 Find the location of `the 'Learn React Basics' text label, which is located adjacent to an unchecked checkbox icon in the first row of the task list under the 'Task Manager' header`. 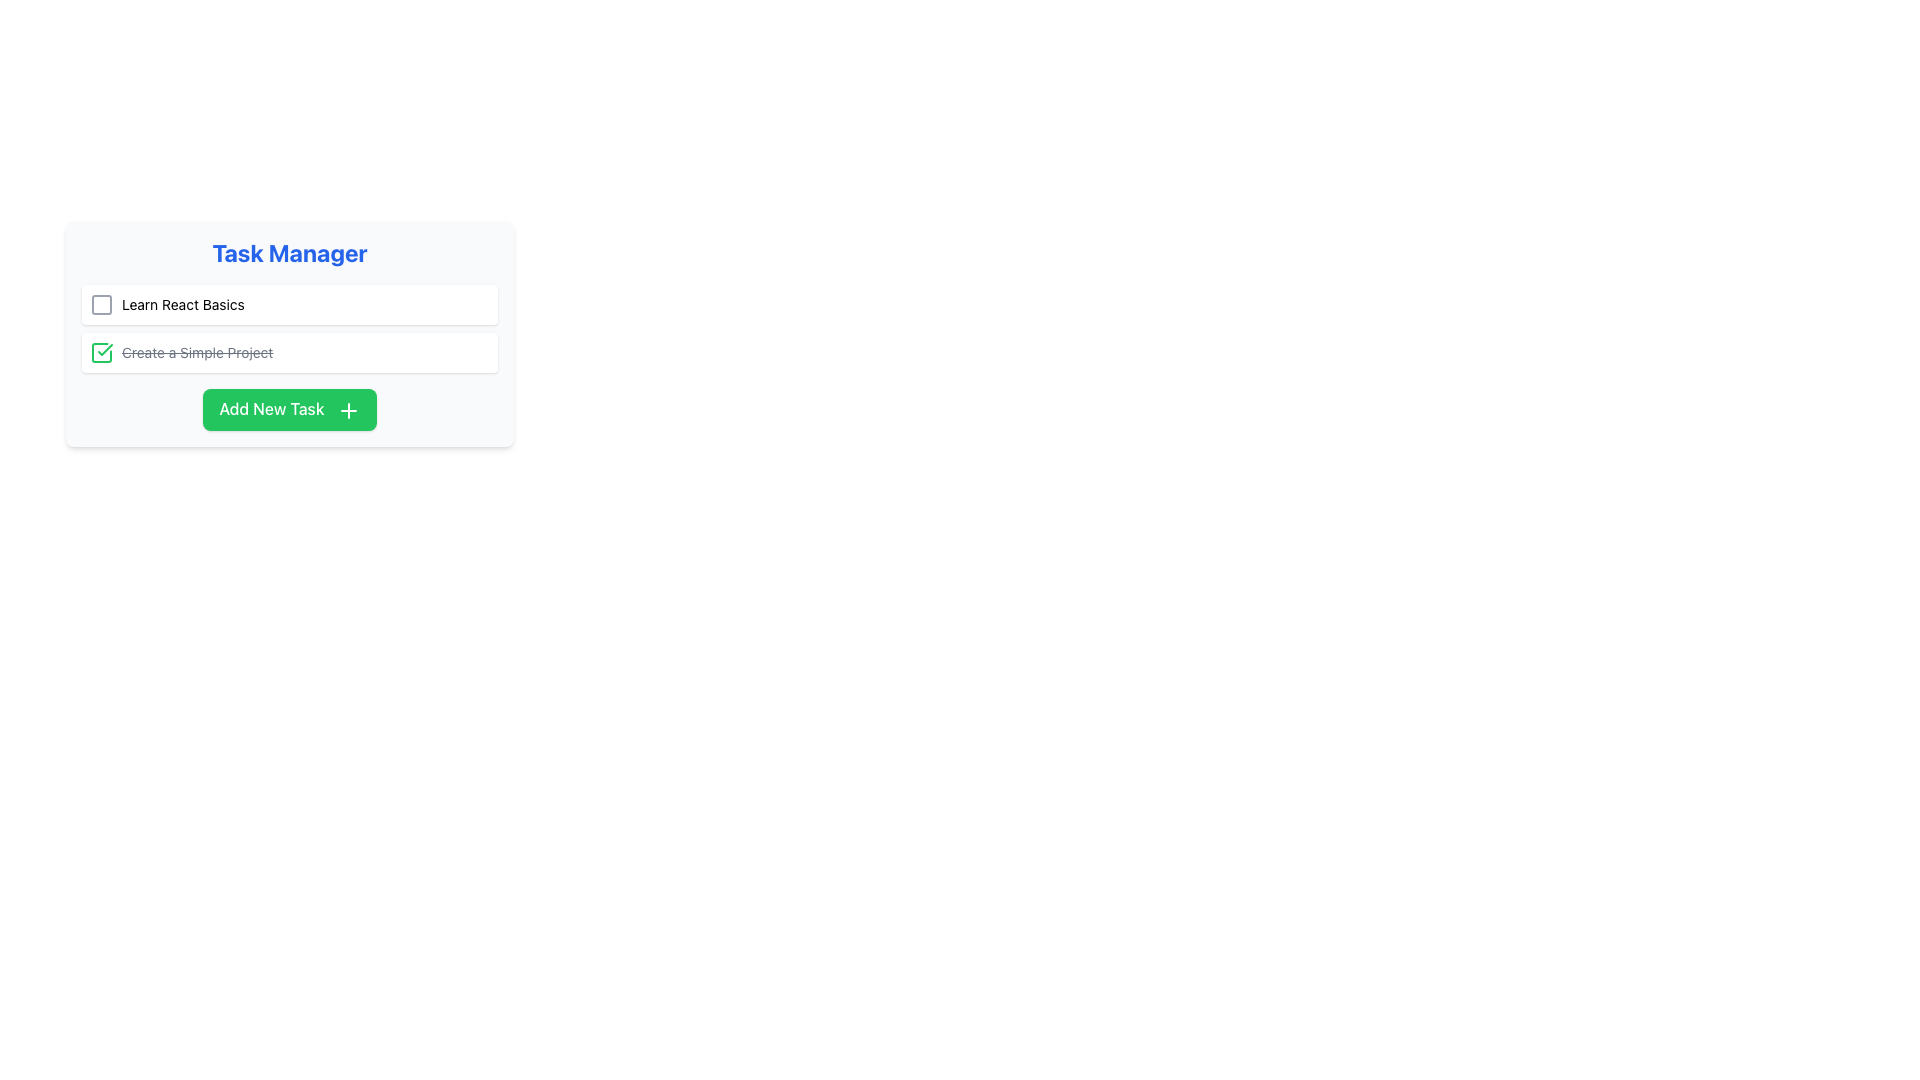

the 'Learn React Basics' text label, which is located adjacent to an unchecked checkbox icon in the first row of the task list under the 'Task Manager' header is located at coordinates (183, 304).